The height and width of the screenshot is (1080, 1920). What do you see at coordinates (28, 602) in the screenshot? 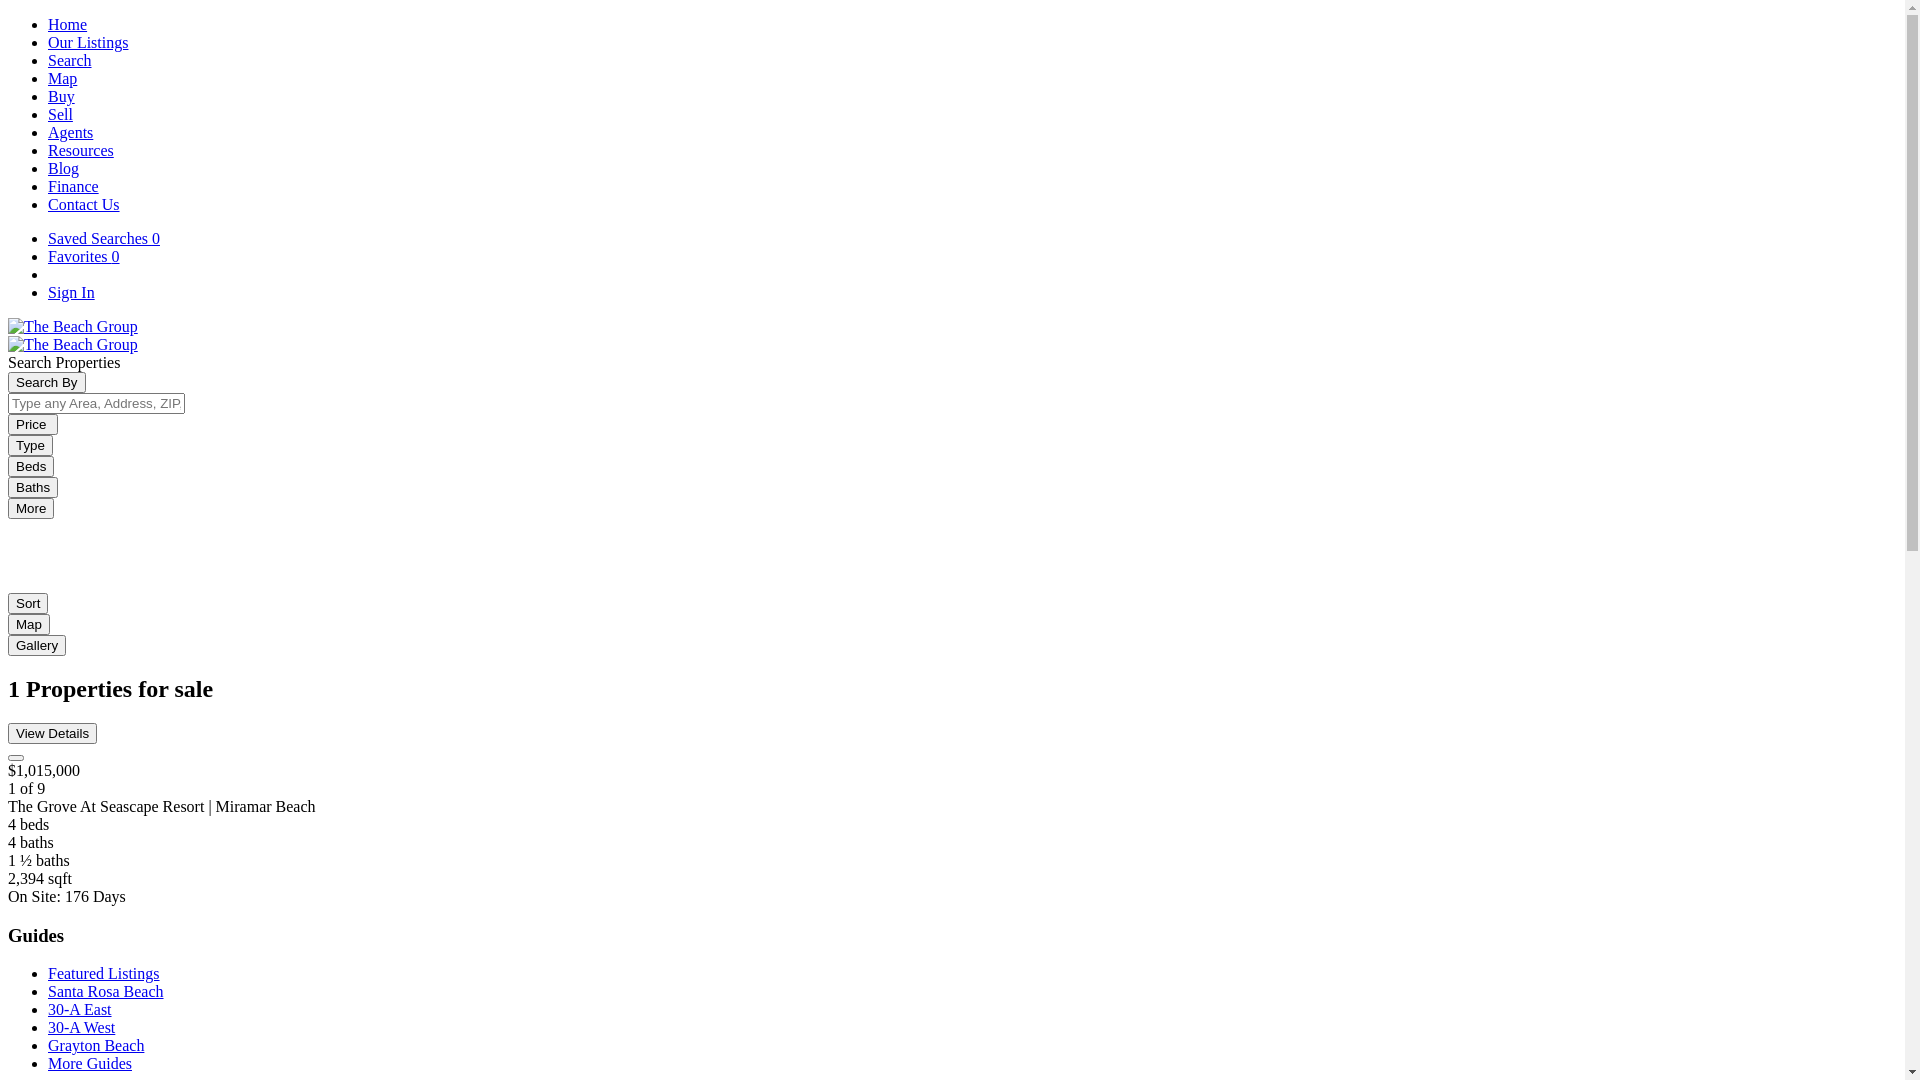
I see `'Sort'` at bounding box center [28, 602].